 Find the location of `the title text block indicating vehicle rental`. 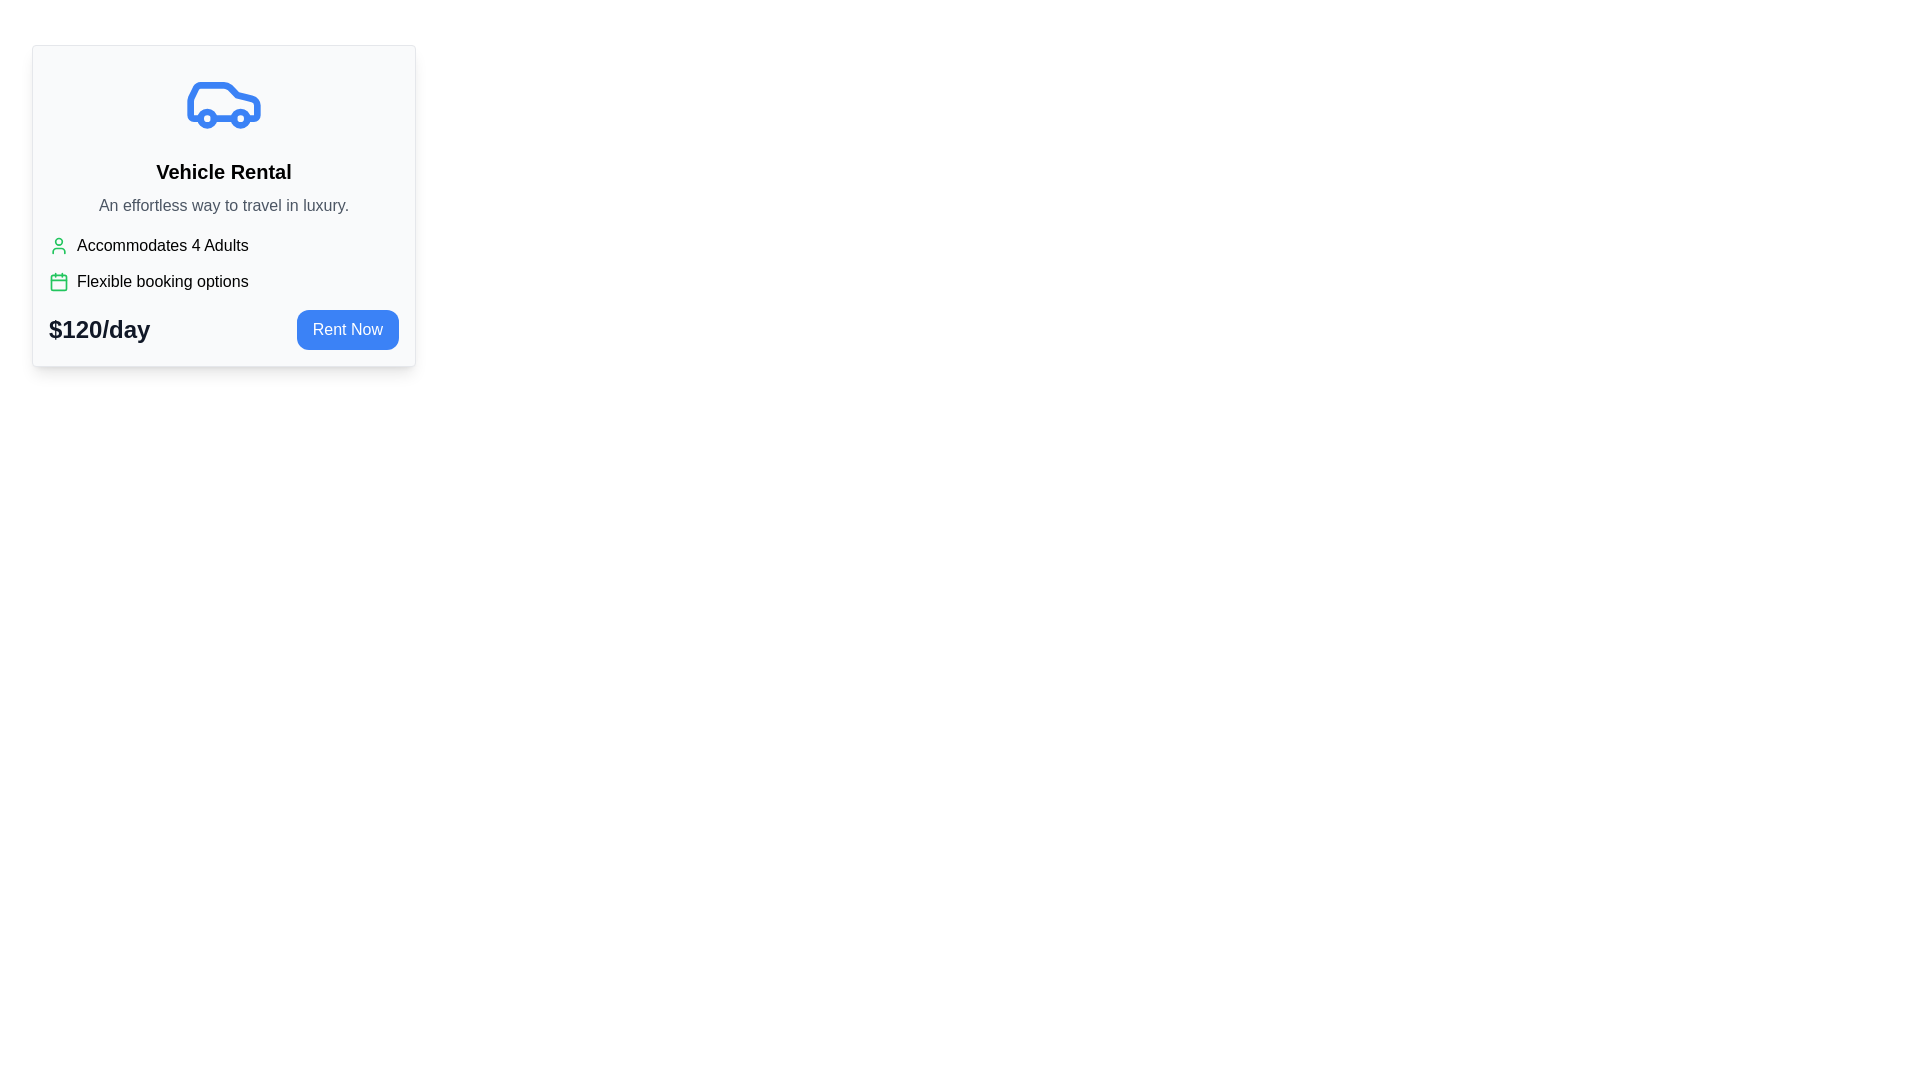

the title text block indicating vehicle rental is located at coordinates (224, 171).